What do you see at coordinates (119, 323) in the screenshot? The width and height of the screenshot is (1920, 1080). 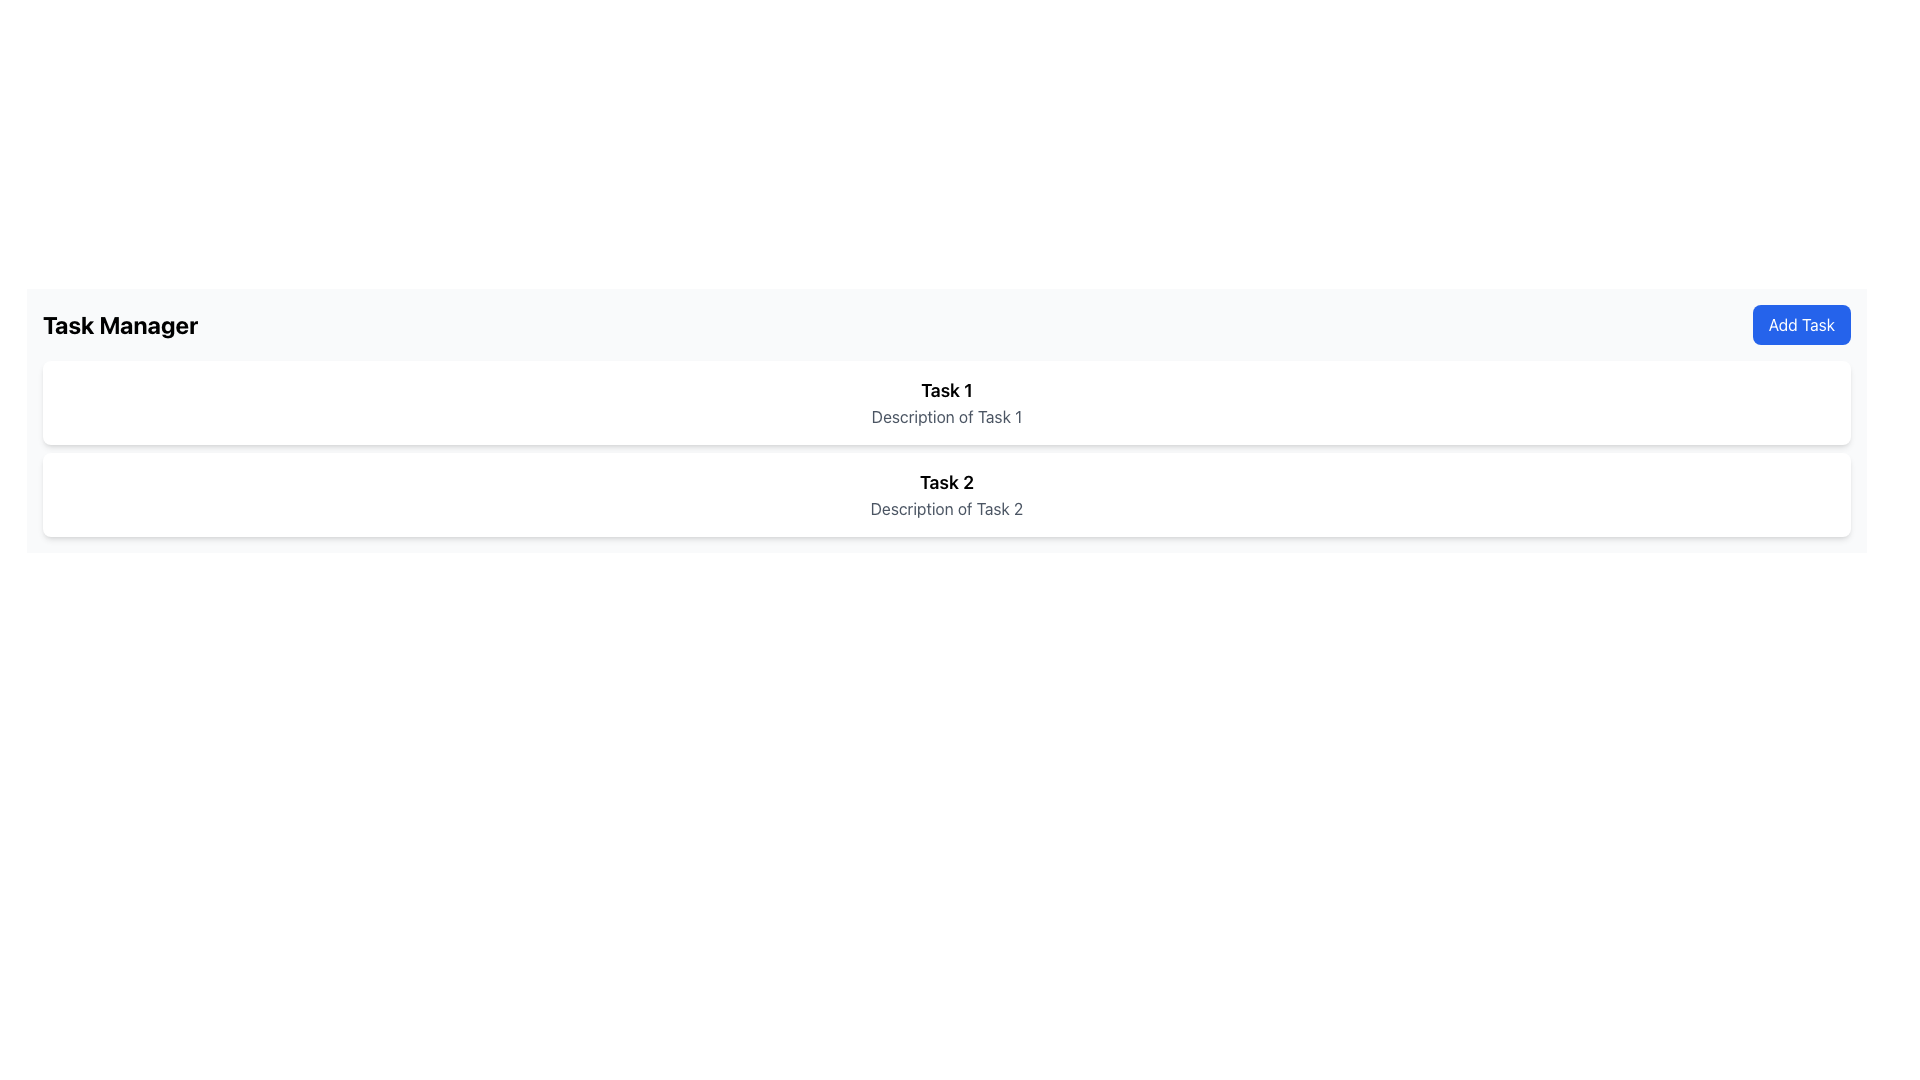 I see `the bold, large-sized text label displaying 'Task Manager', which is positioned prominently near the top left of the interface` at bounding box center [119, 323].